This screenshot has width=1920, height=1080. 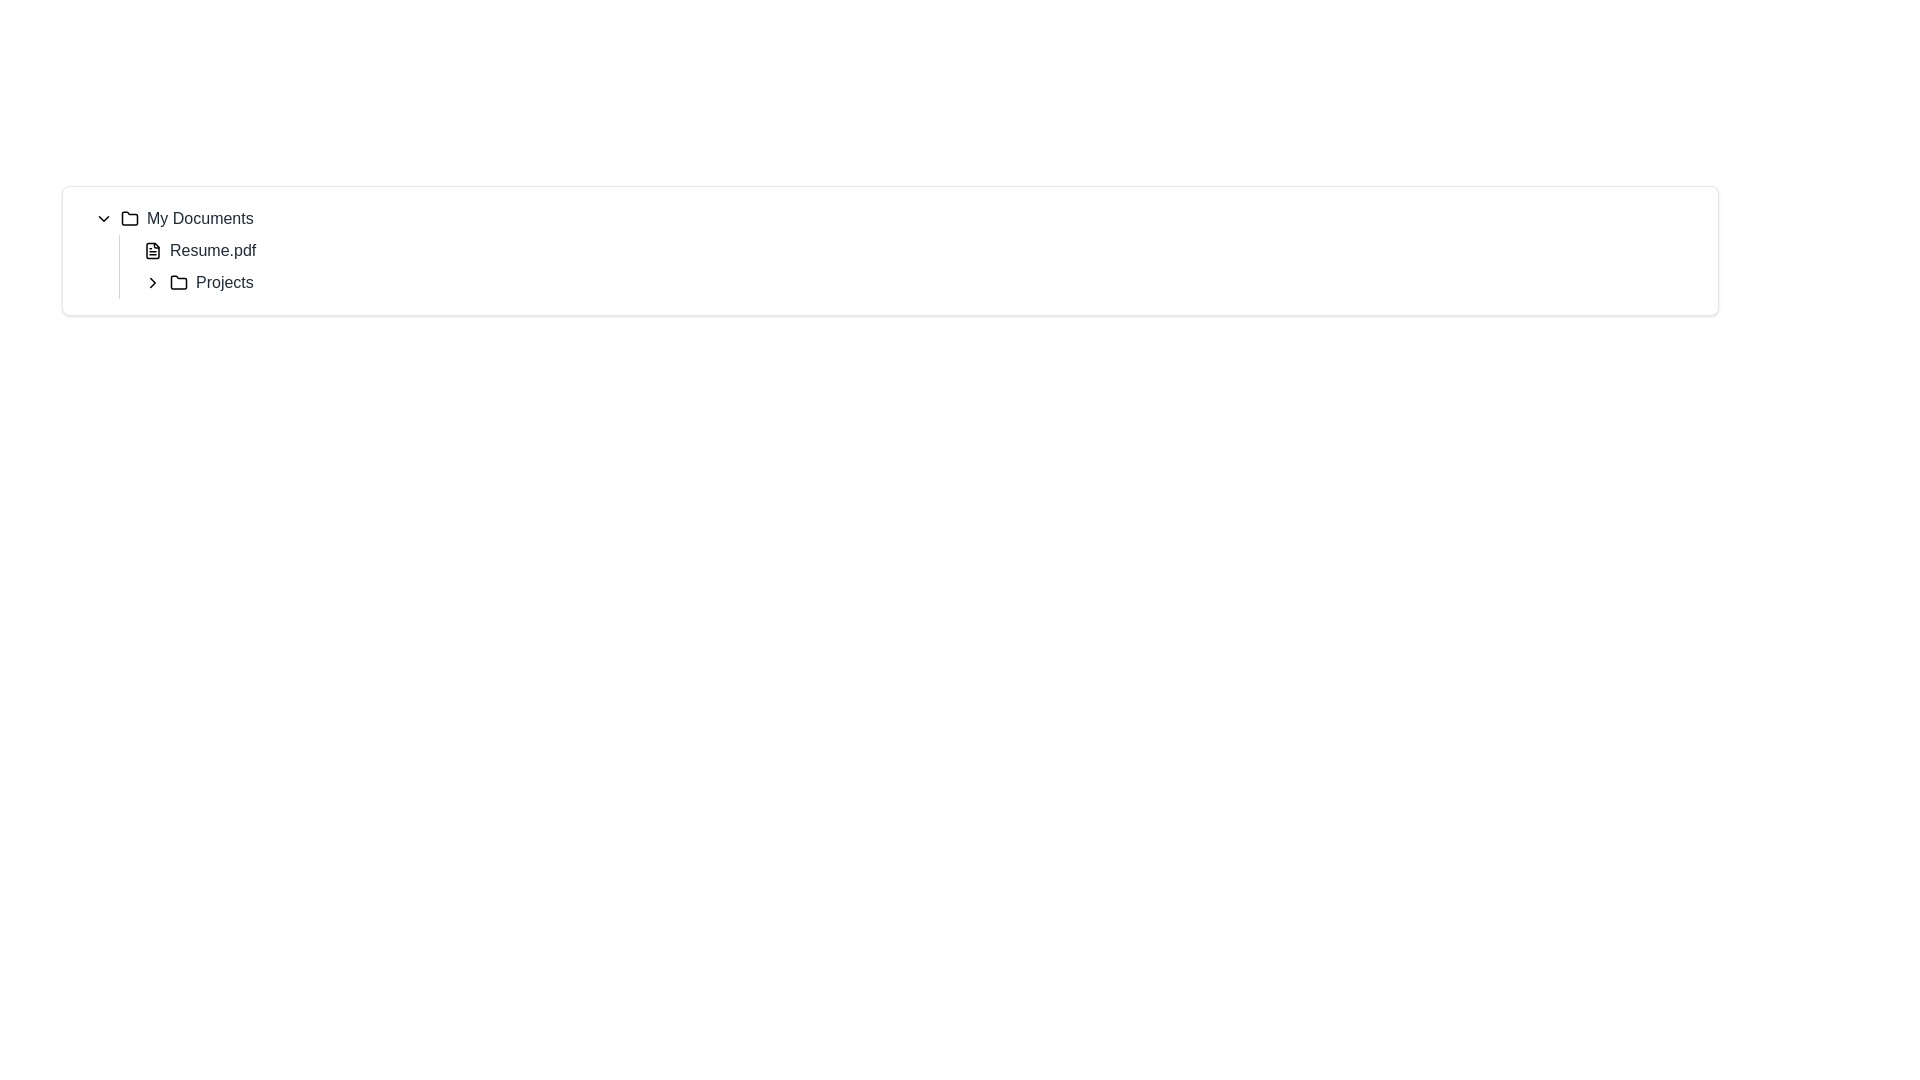 What do you see at coordinates (152, 249) in the screenshot?
I see `the text file icon preceding the text 'Resume.pdf' by moving the cursor to its center point` at bounding box center [152, 249].